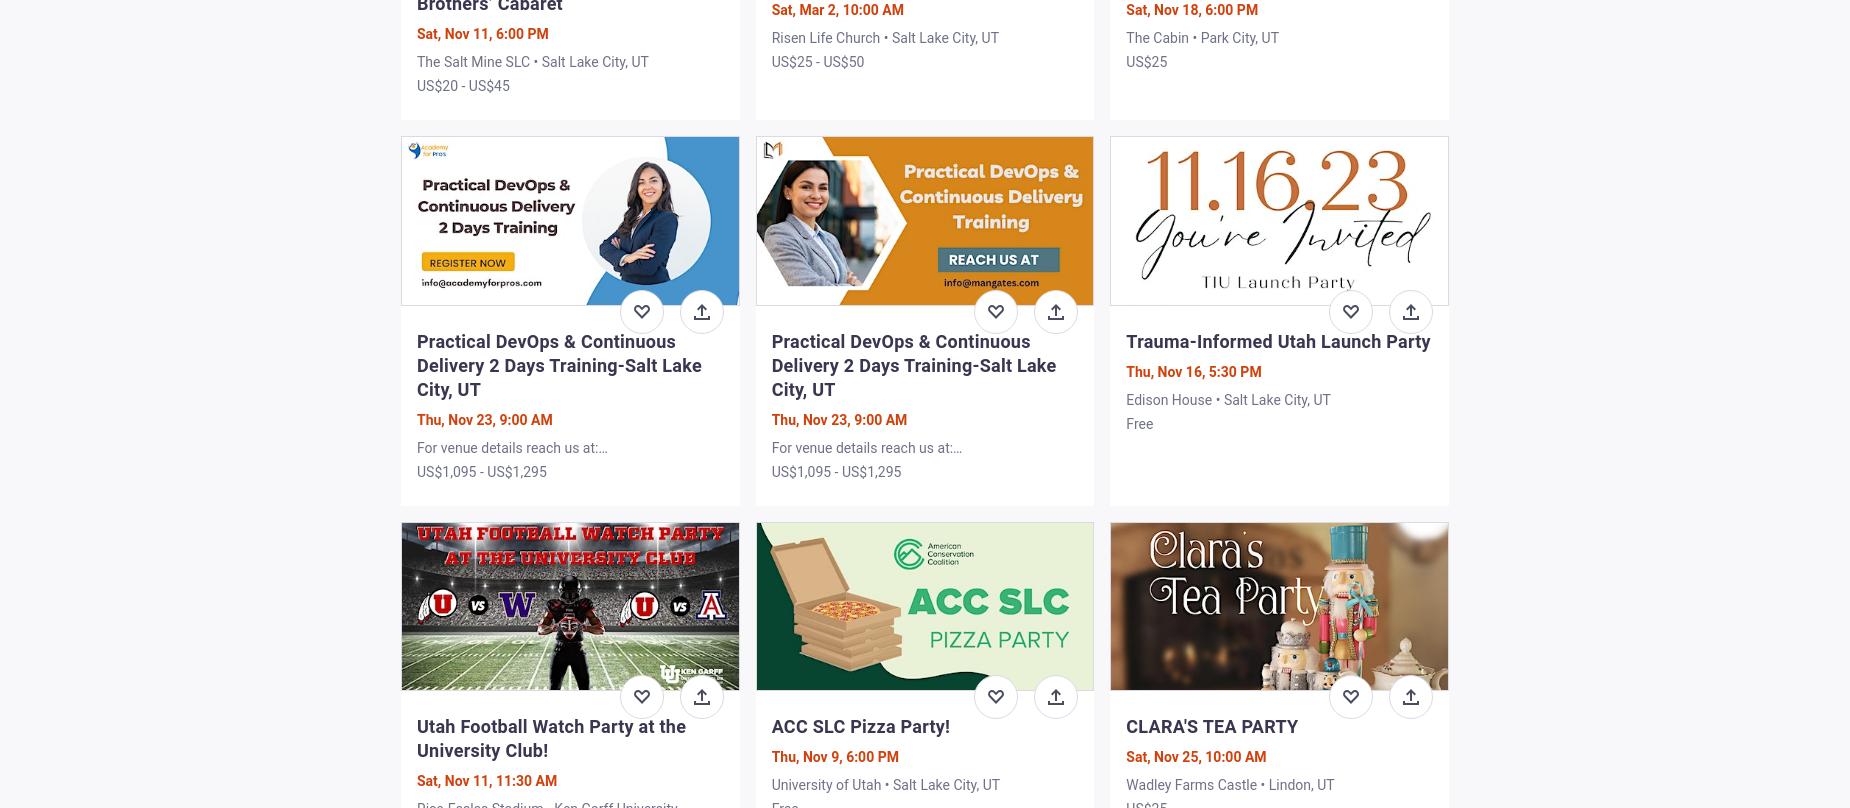 The height and width of the screenshot is (808, 1850). Describe the element at coordinates (1195, 754) in the screenshot. I see `'Sat, Nov 25, 10:00 AM'` at that location.